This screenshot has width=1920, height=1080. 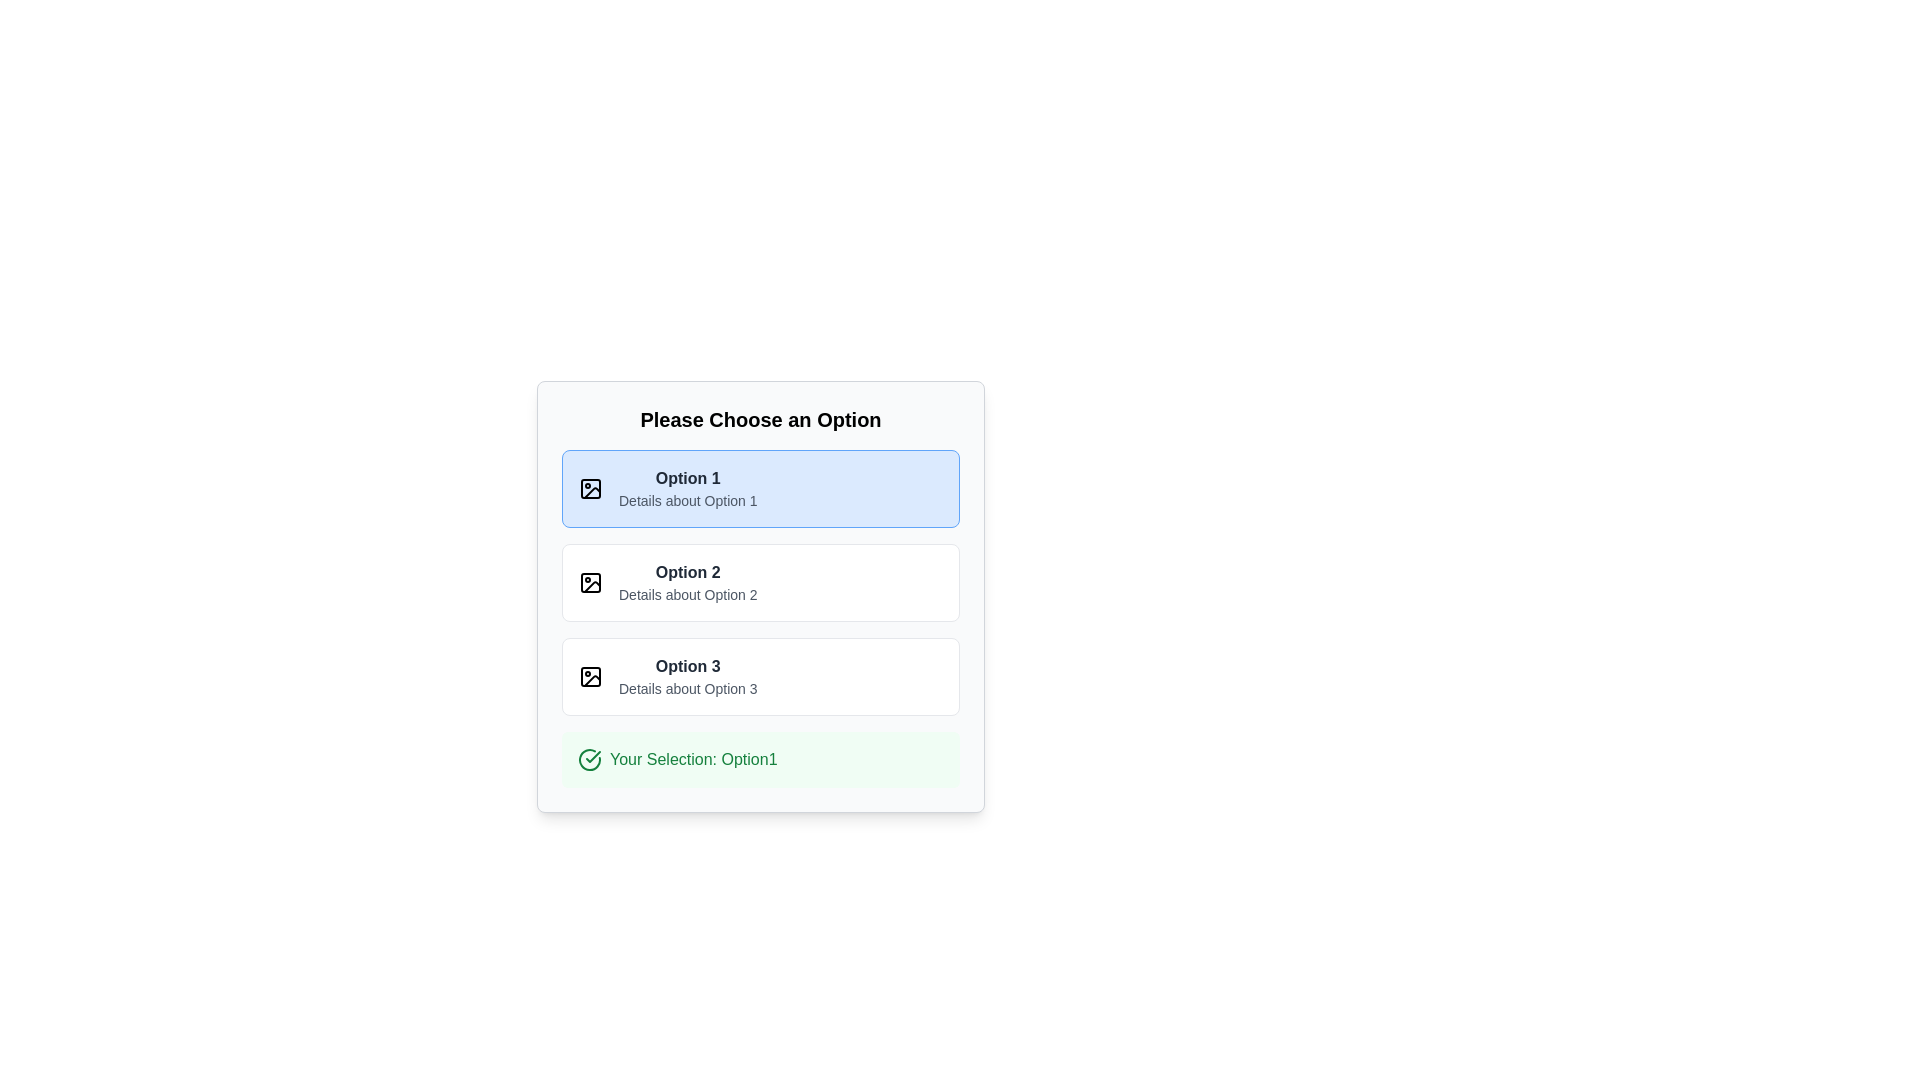 What do you see at coordinates (688, 489) in the screenshot?
I see `the first option in the selection menu located below the heading 'Please Choose an Option'` at bounding box center [688, 489].